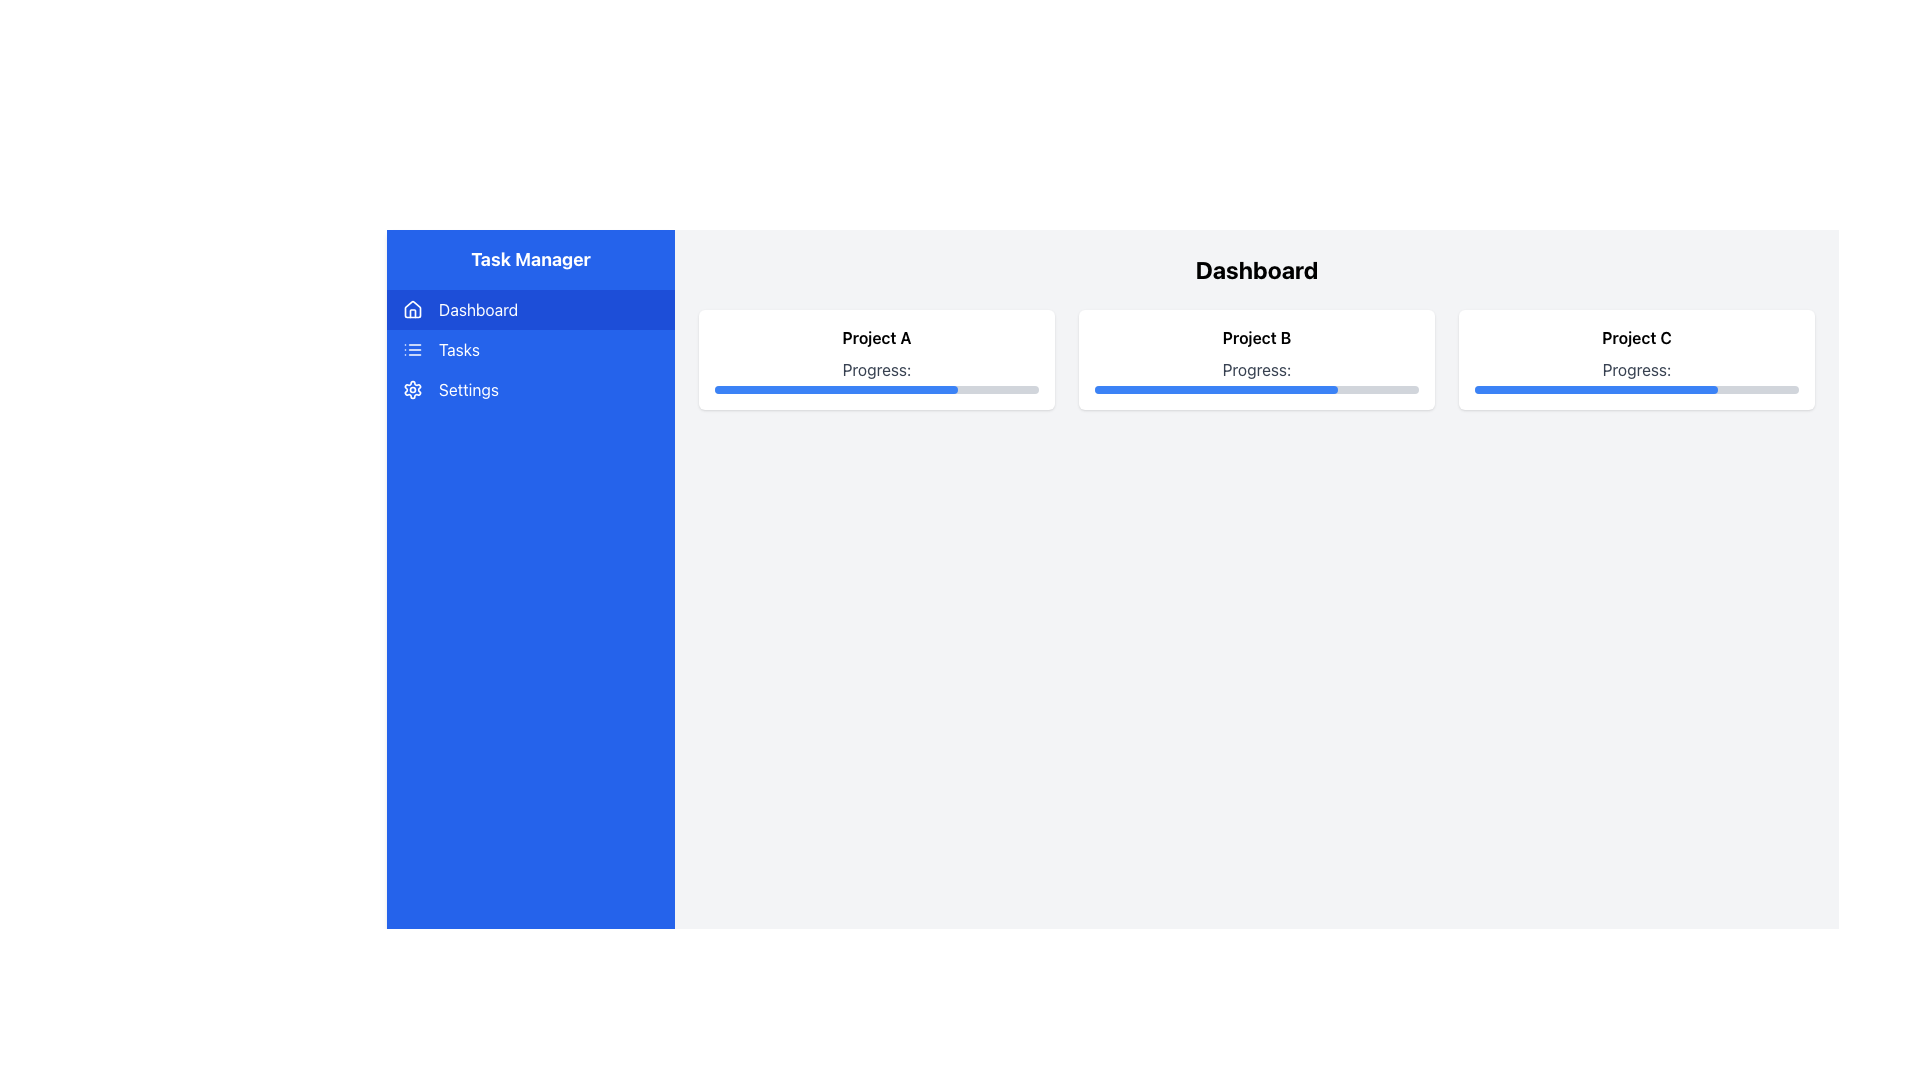 The width and height of the screenshot is (1920, 1080). I want to click on the horizontal progress bar located below the 'Progress:' label in the 'Project A' card on the dashboard, so click(877, 389).